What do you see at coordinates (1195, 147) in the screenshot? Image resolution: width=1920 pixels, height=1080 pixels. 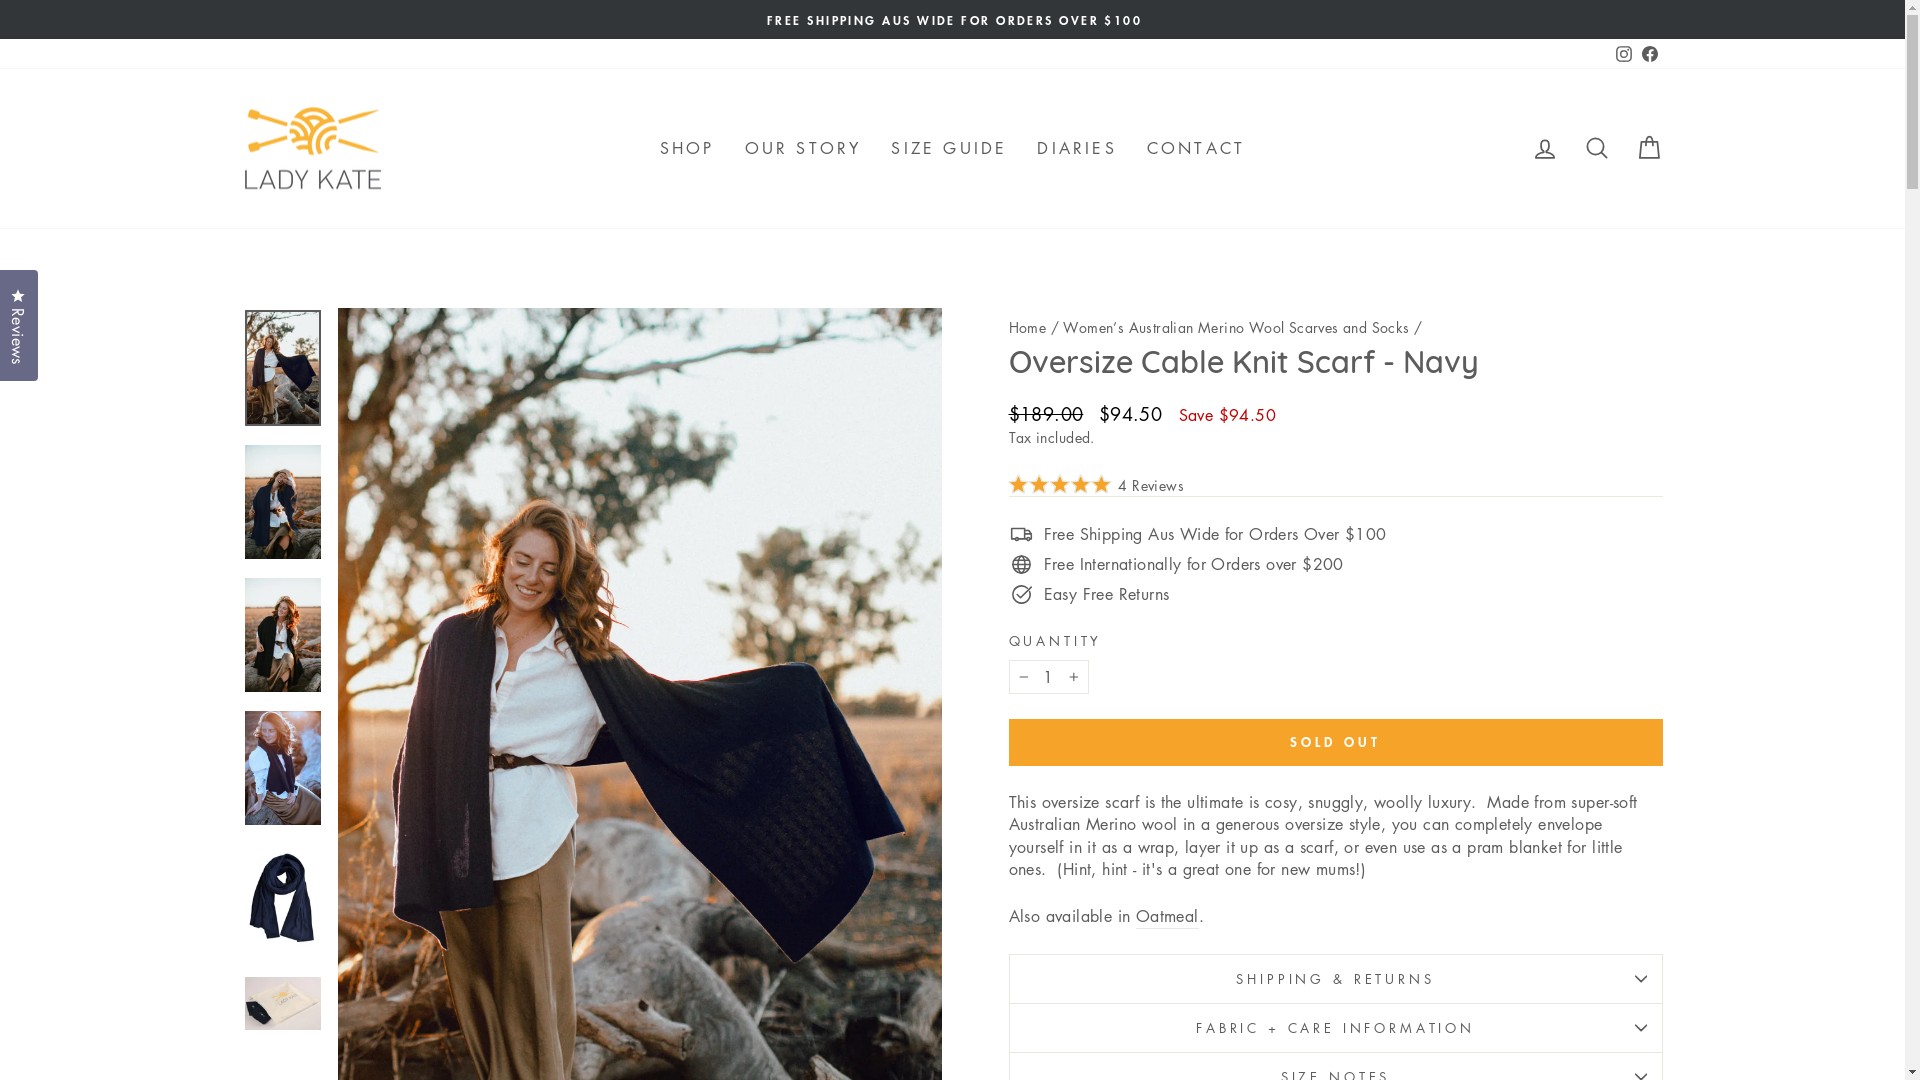 I see `'CONTACT'` at bounding box center [1195, 147].